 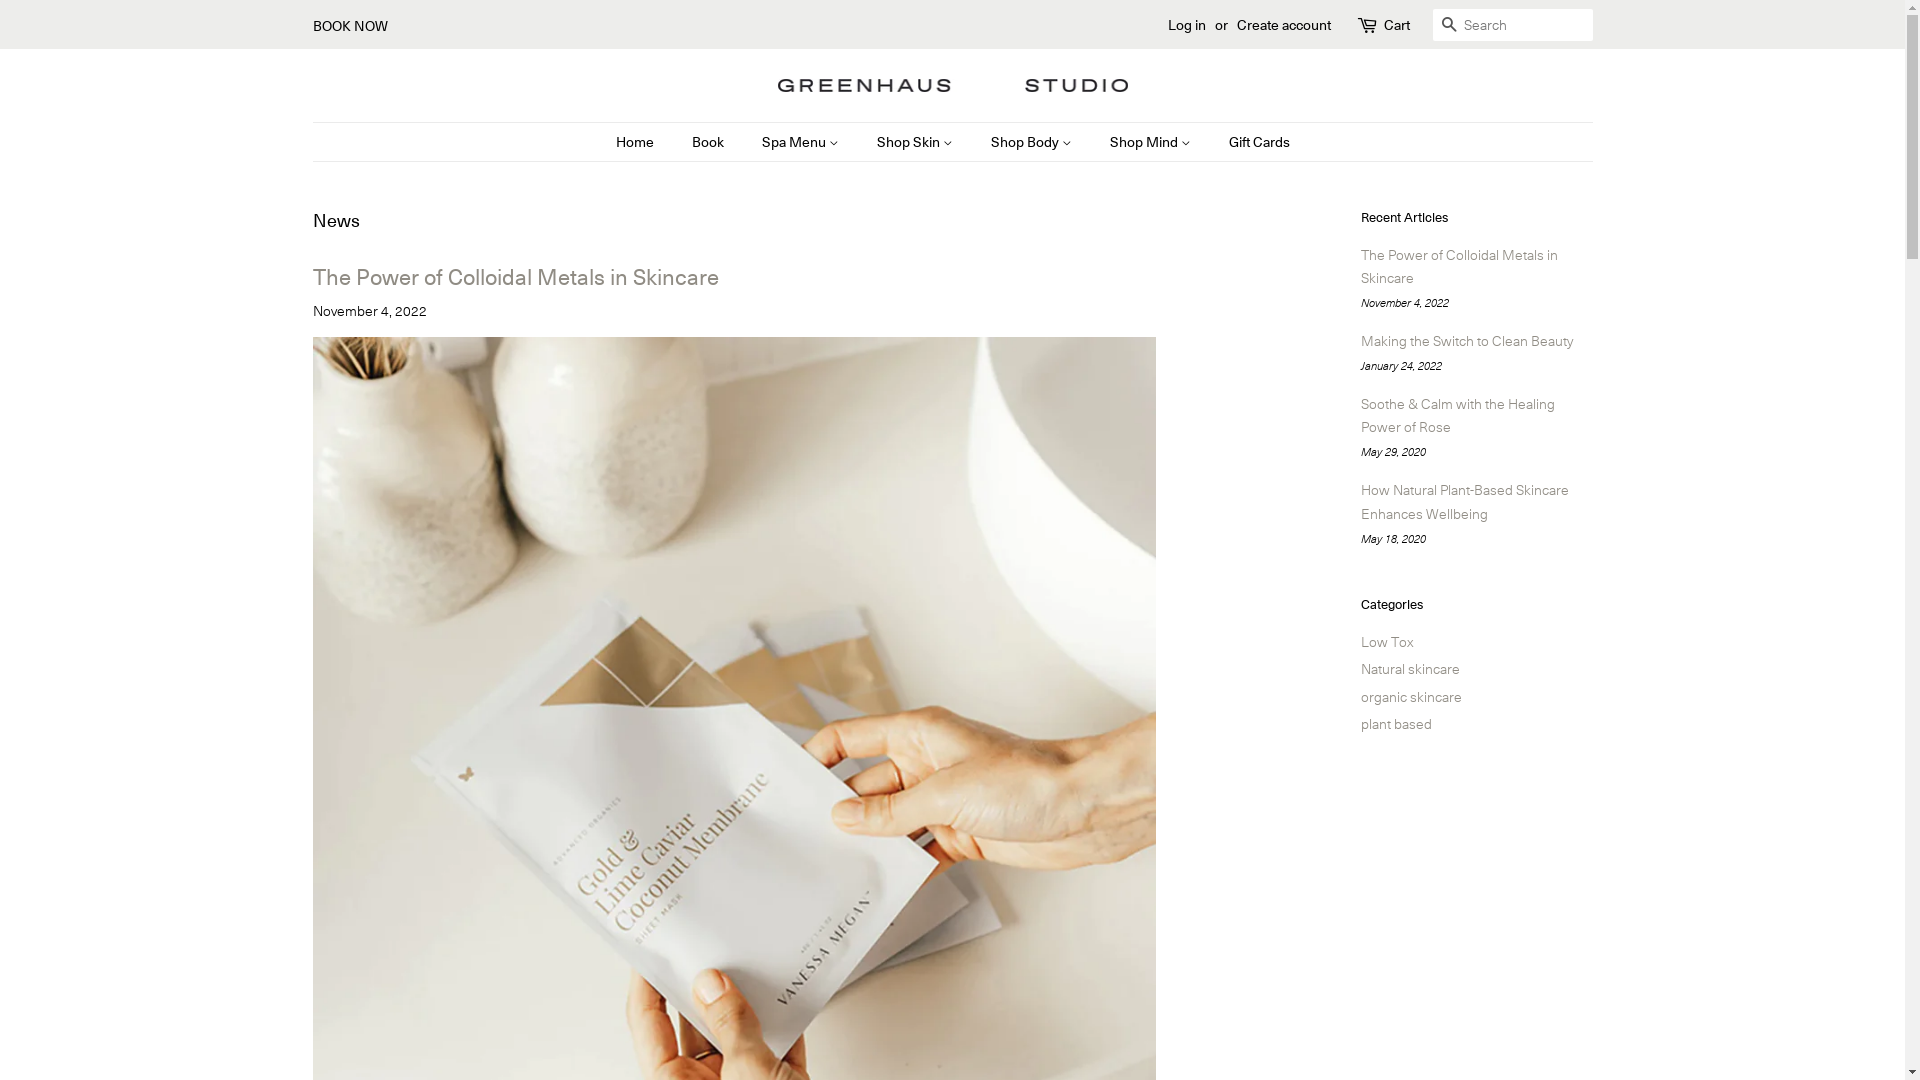 I want to click on 'Shop Body', so click(x=1033, y=141).